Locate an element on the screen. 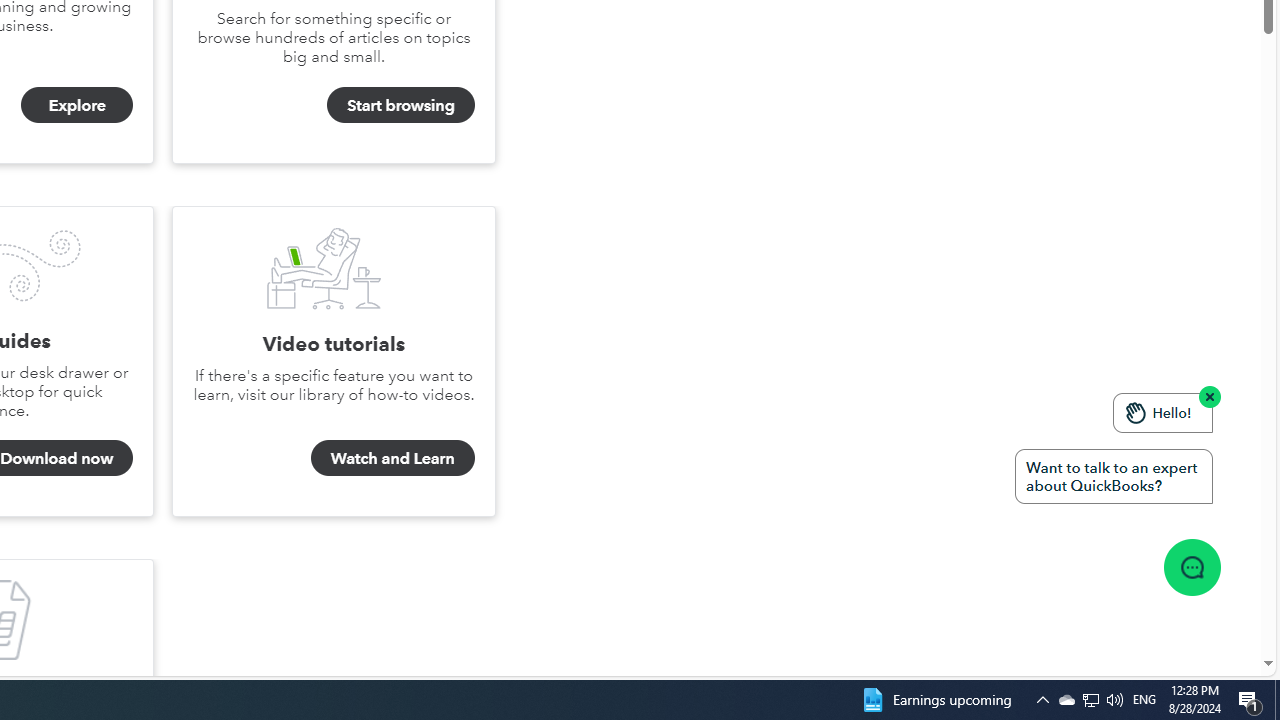  'Start browsing' is located at coordinates (400, 105).